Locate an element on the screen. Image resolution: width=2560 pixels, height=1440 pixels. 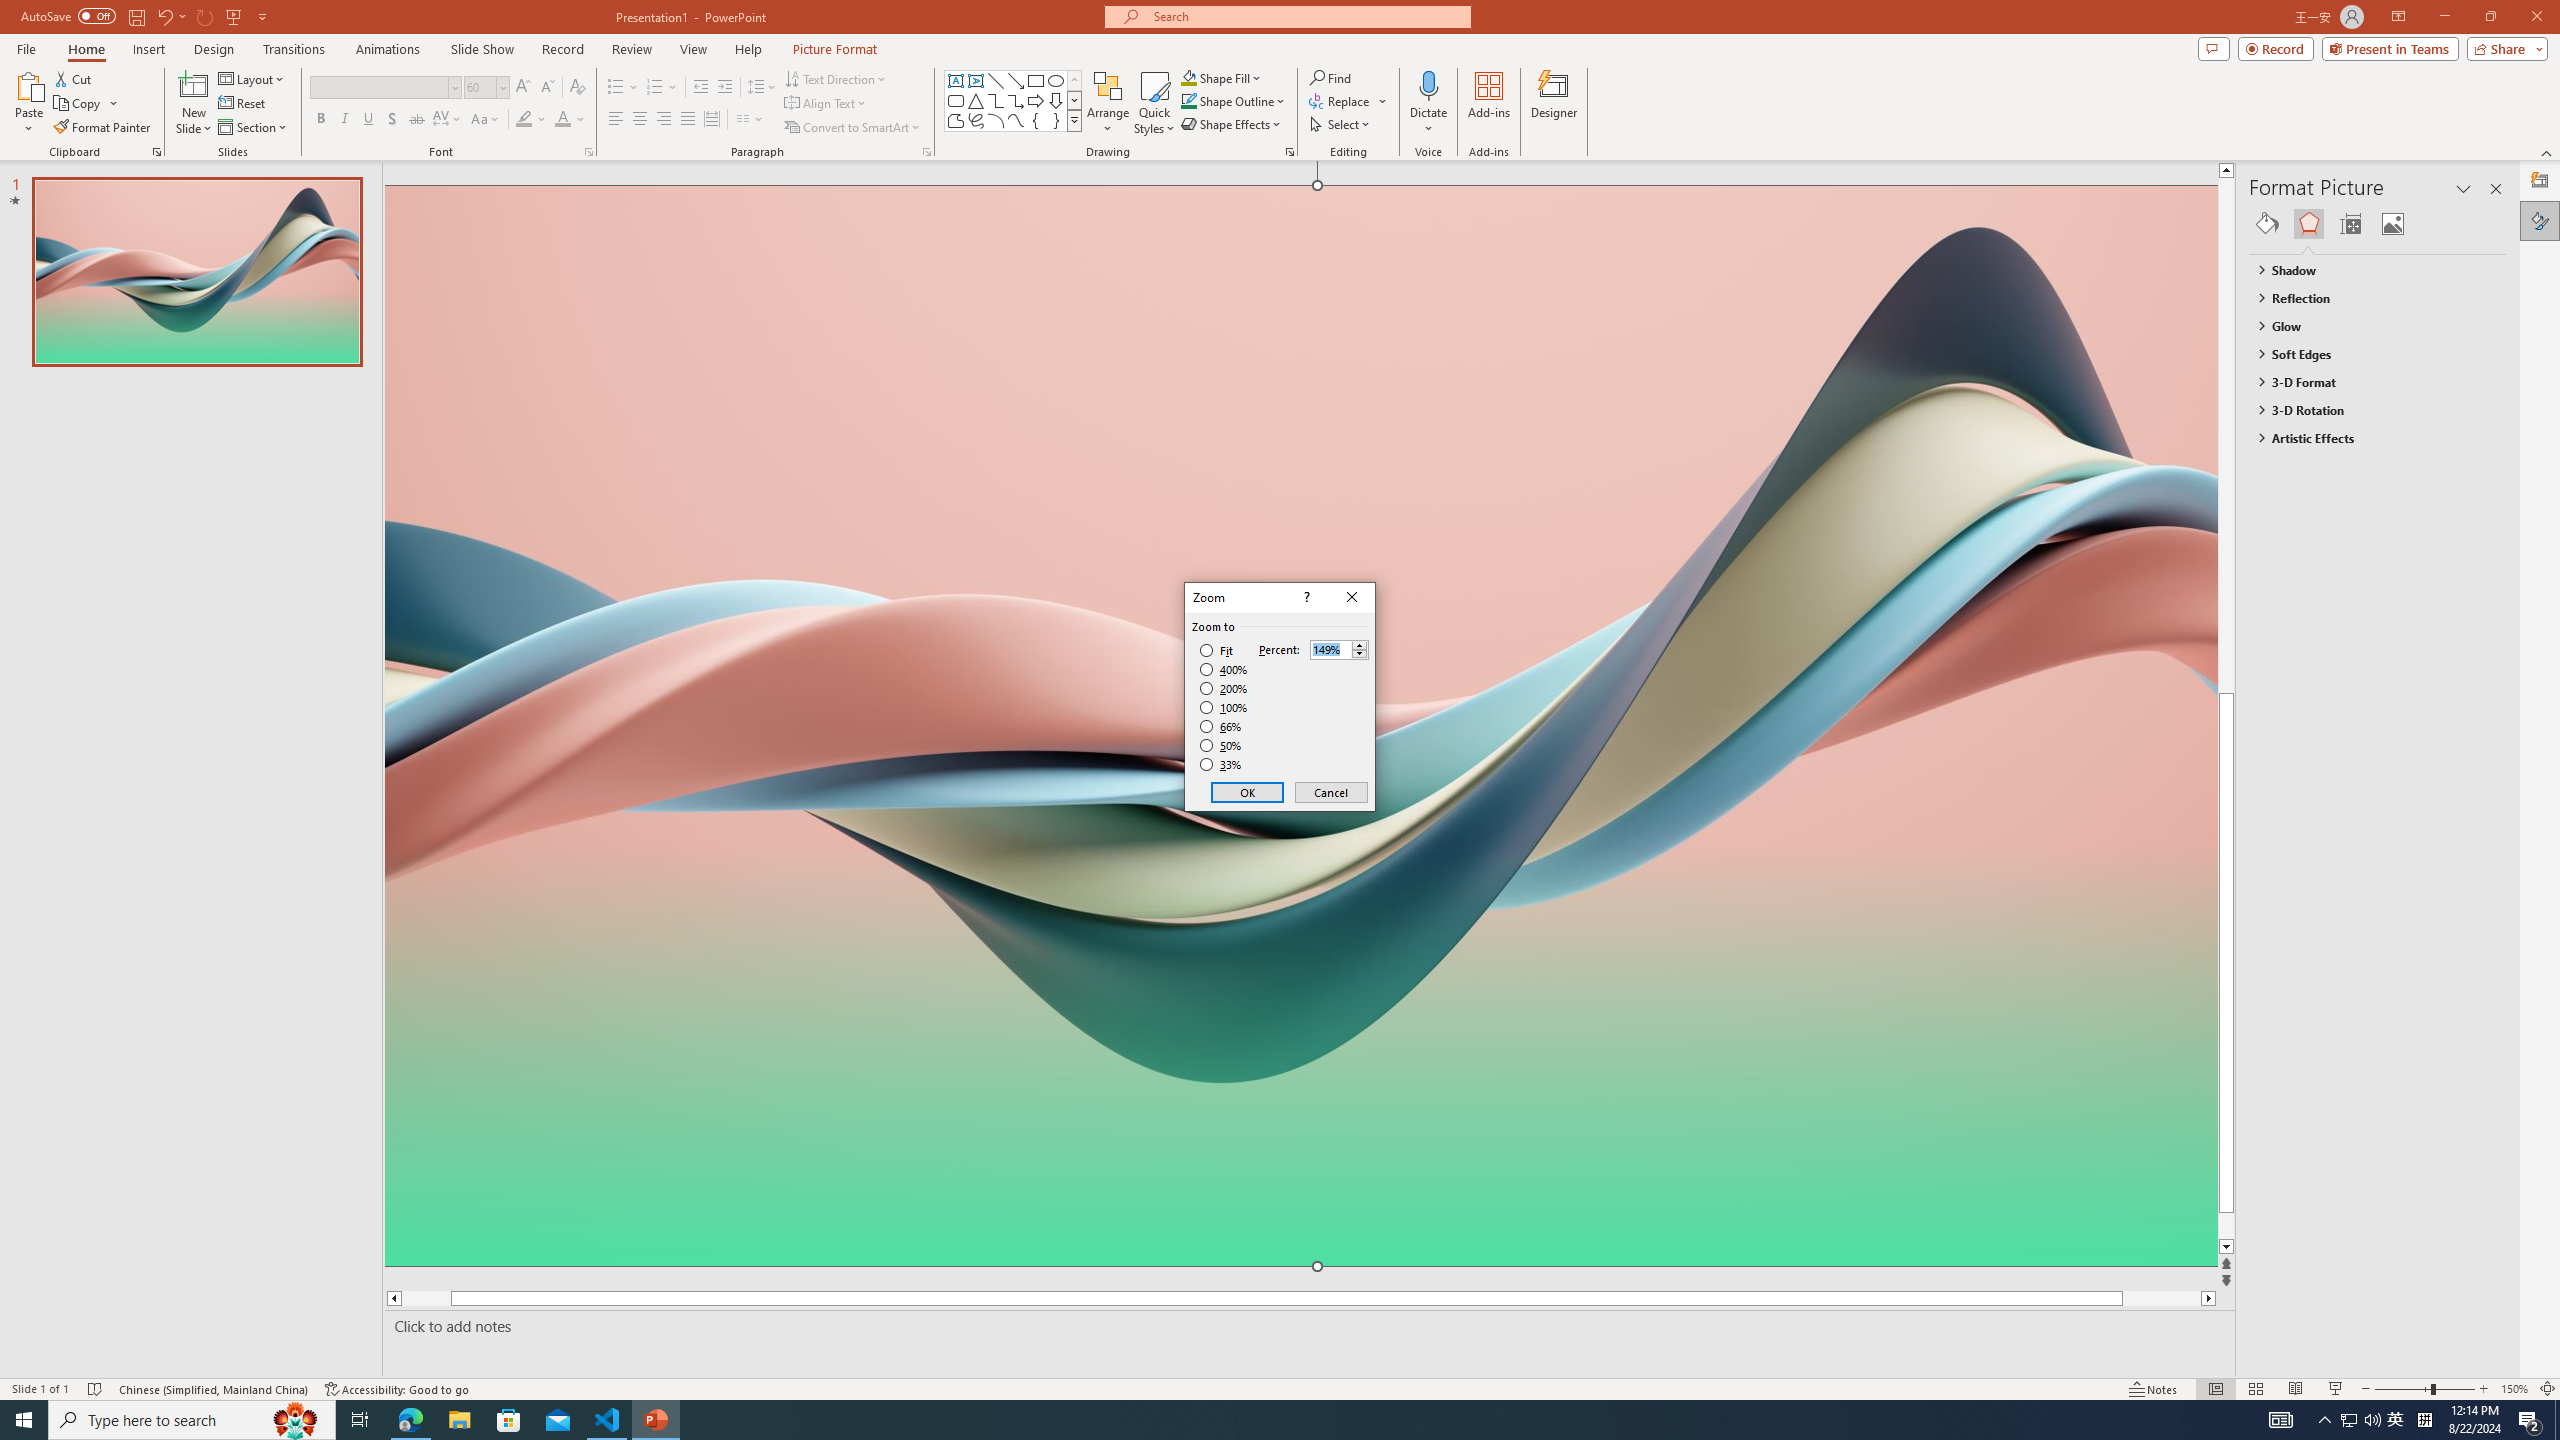
'Increase Indent' is located at coordinates (725, 87).